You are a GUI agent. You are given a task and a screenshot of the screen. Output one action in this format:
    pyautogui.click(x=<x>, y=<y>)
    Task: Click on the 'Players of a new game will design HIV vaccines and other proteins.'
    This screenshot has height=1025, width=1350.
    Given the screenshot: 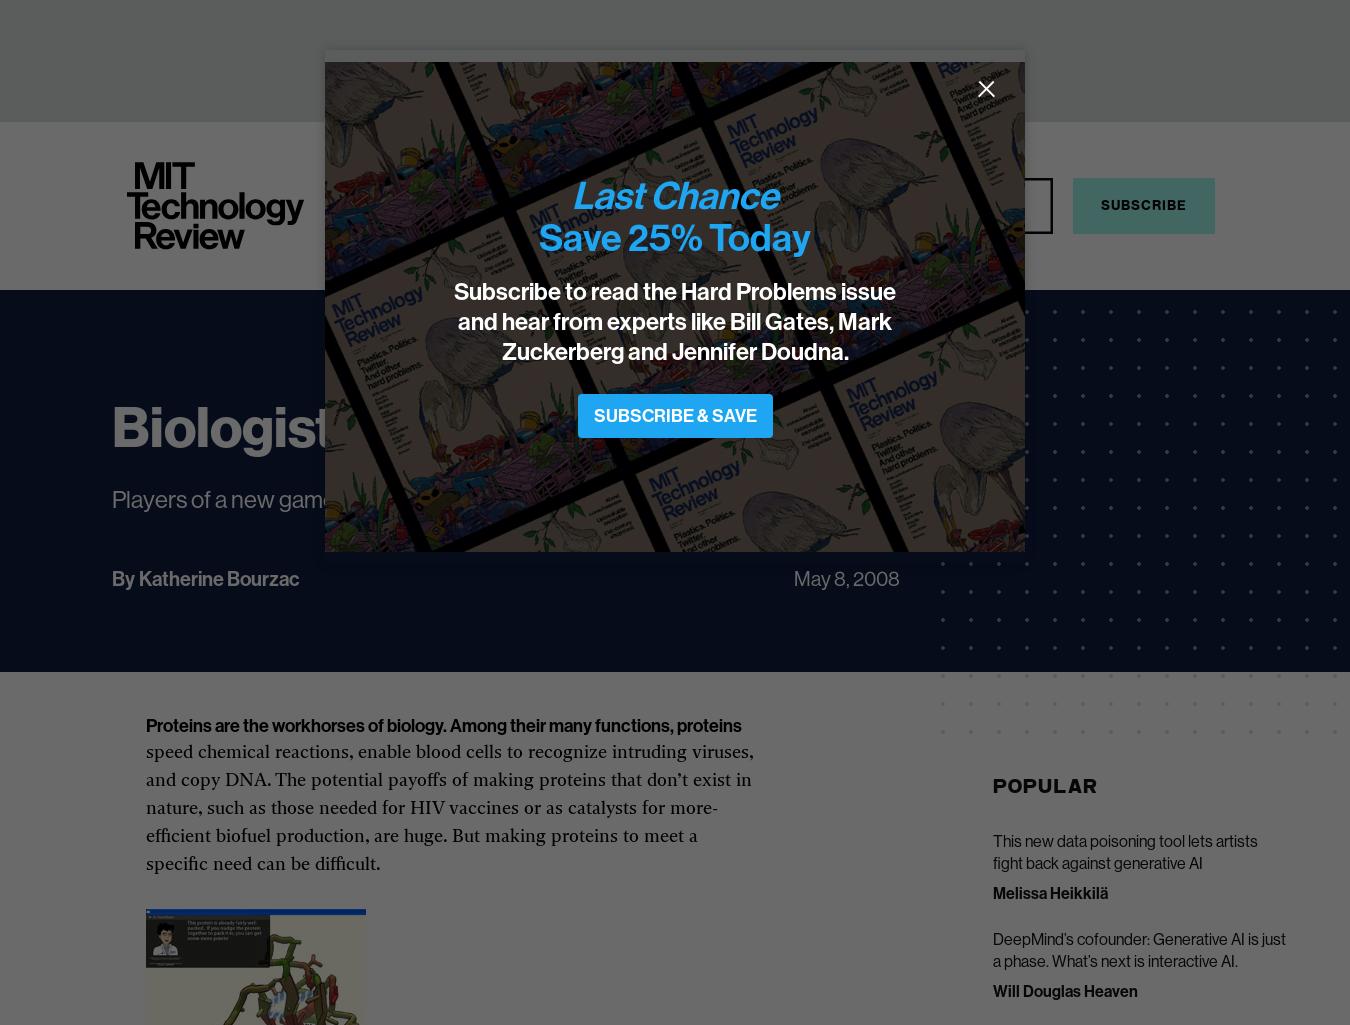 What is the action you would take?
    pyautogui.click(x=441, y=499)
    